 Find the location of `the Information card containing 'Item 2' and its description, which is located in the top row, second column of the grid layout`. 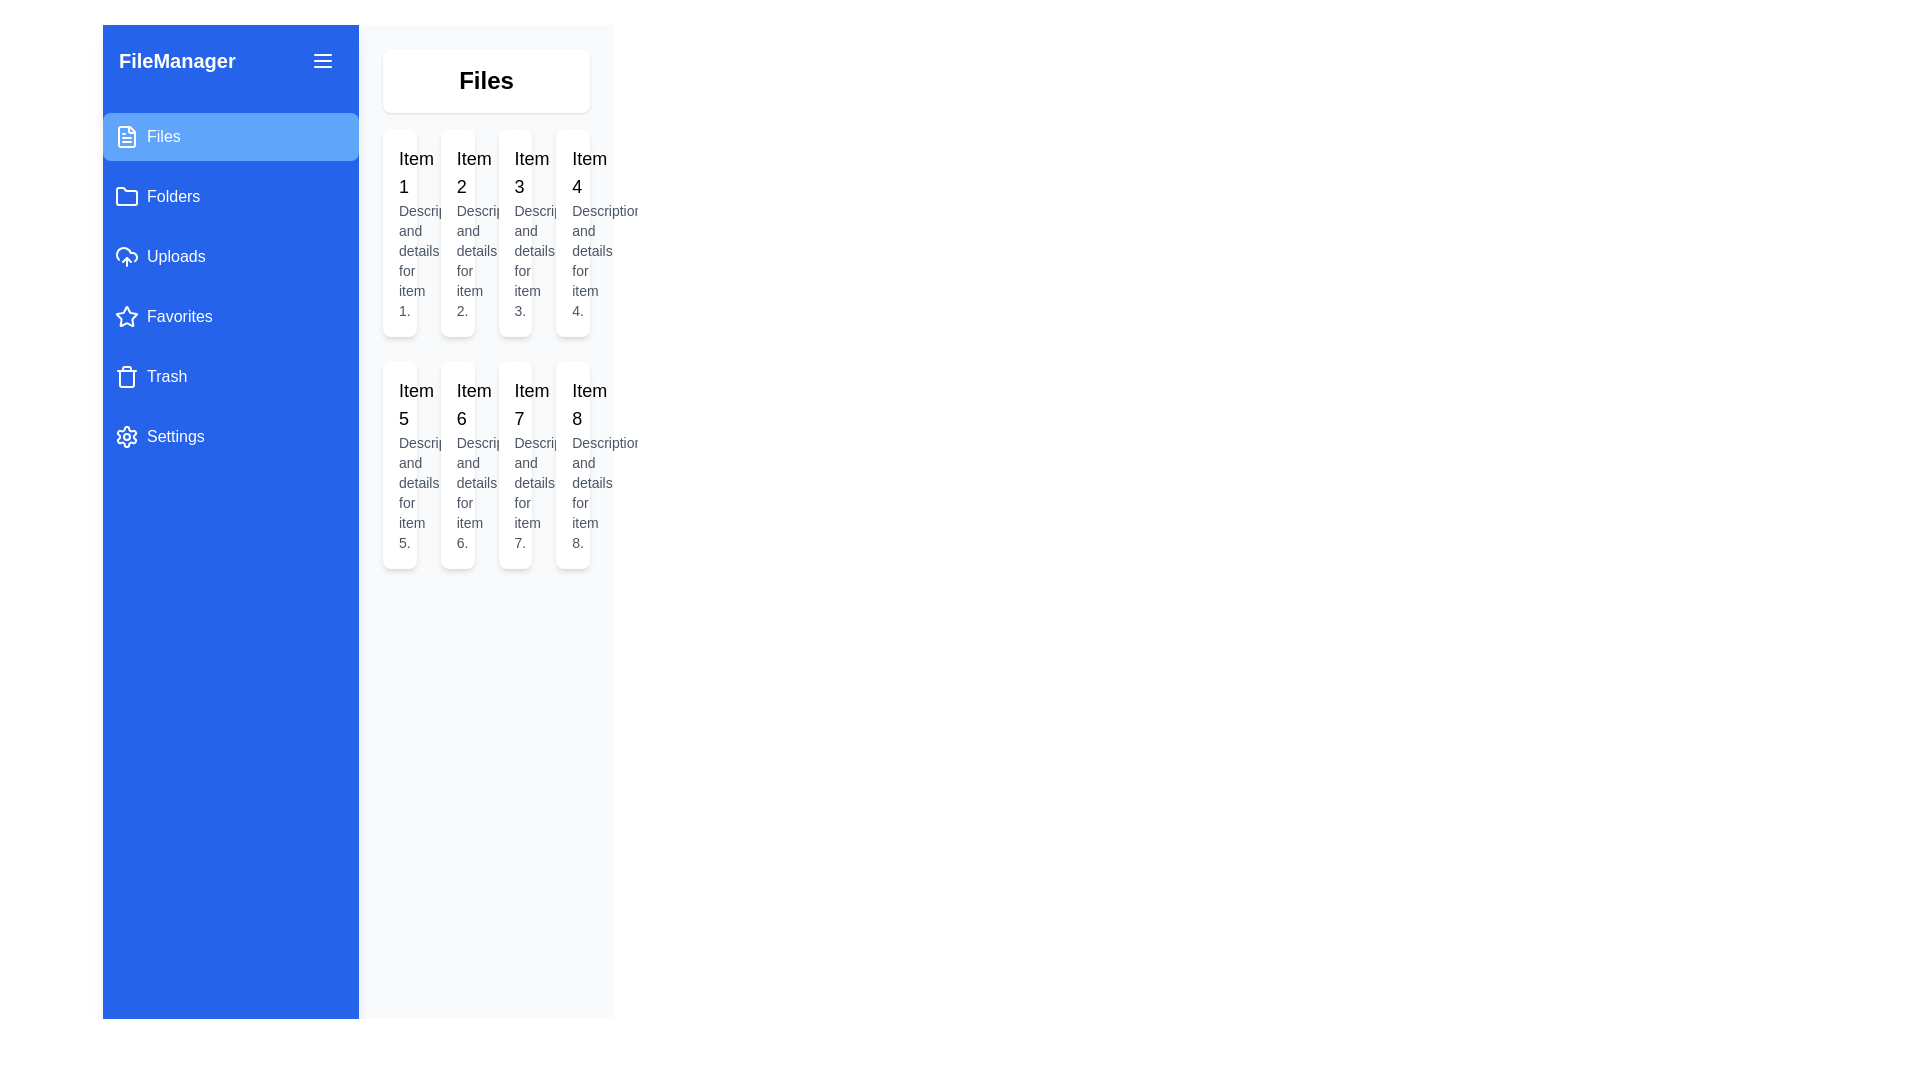

the Information card containing 'Item 2' and its description, which is located in the top row, second column of the grid layout is located at coordinates (456, 231).